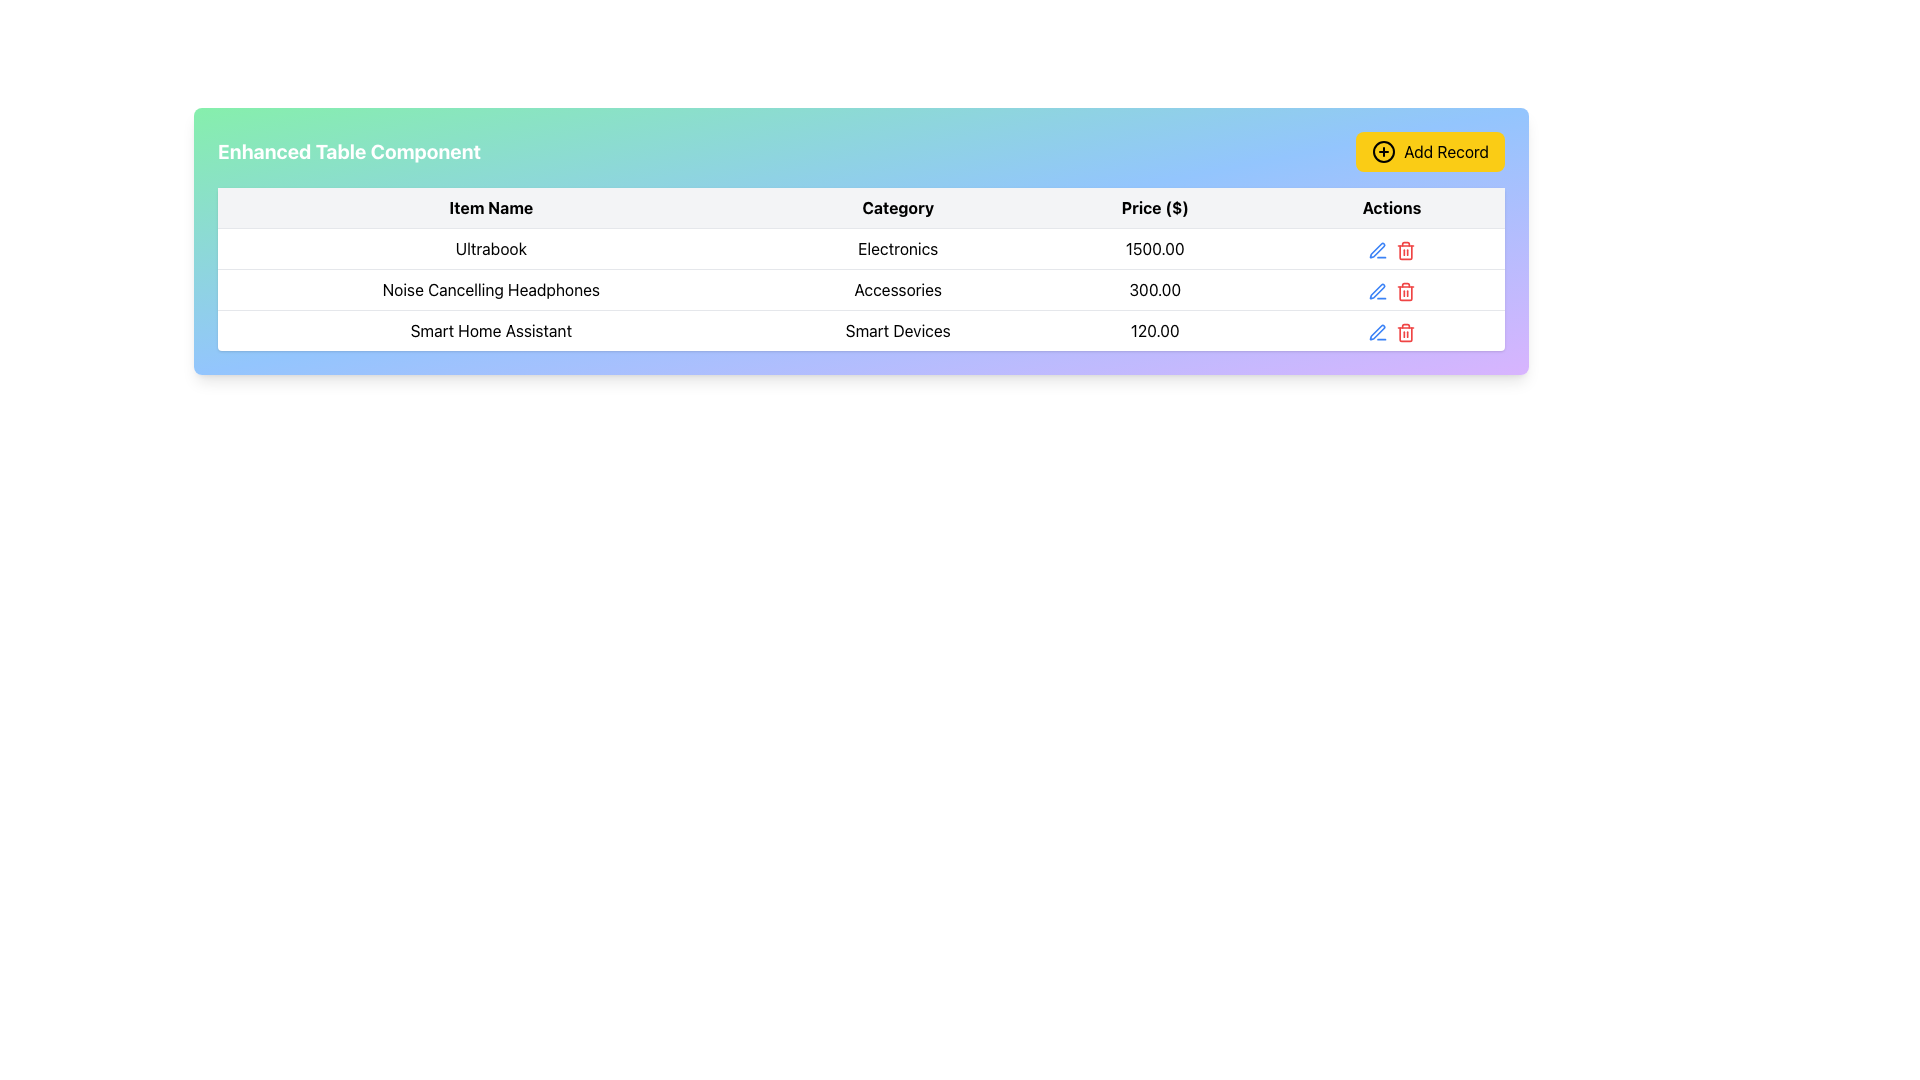 The image size is (1920, 1080). Describe the element at coordinates (1383, 150) in the screenshot. I see `the decorative icon representing the action to add a new record, located to the left of the 'Add Record' button in the top right corner of the interface` at that location.